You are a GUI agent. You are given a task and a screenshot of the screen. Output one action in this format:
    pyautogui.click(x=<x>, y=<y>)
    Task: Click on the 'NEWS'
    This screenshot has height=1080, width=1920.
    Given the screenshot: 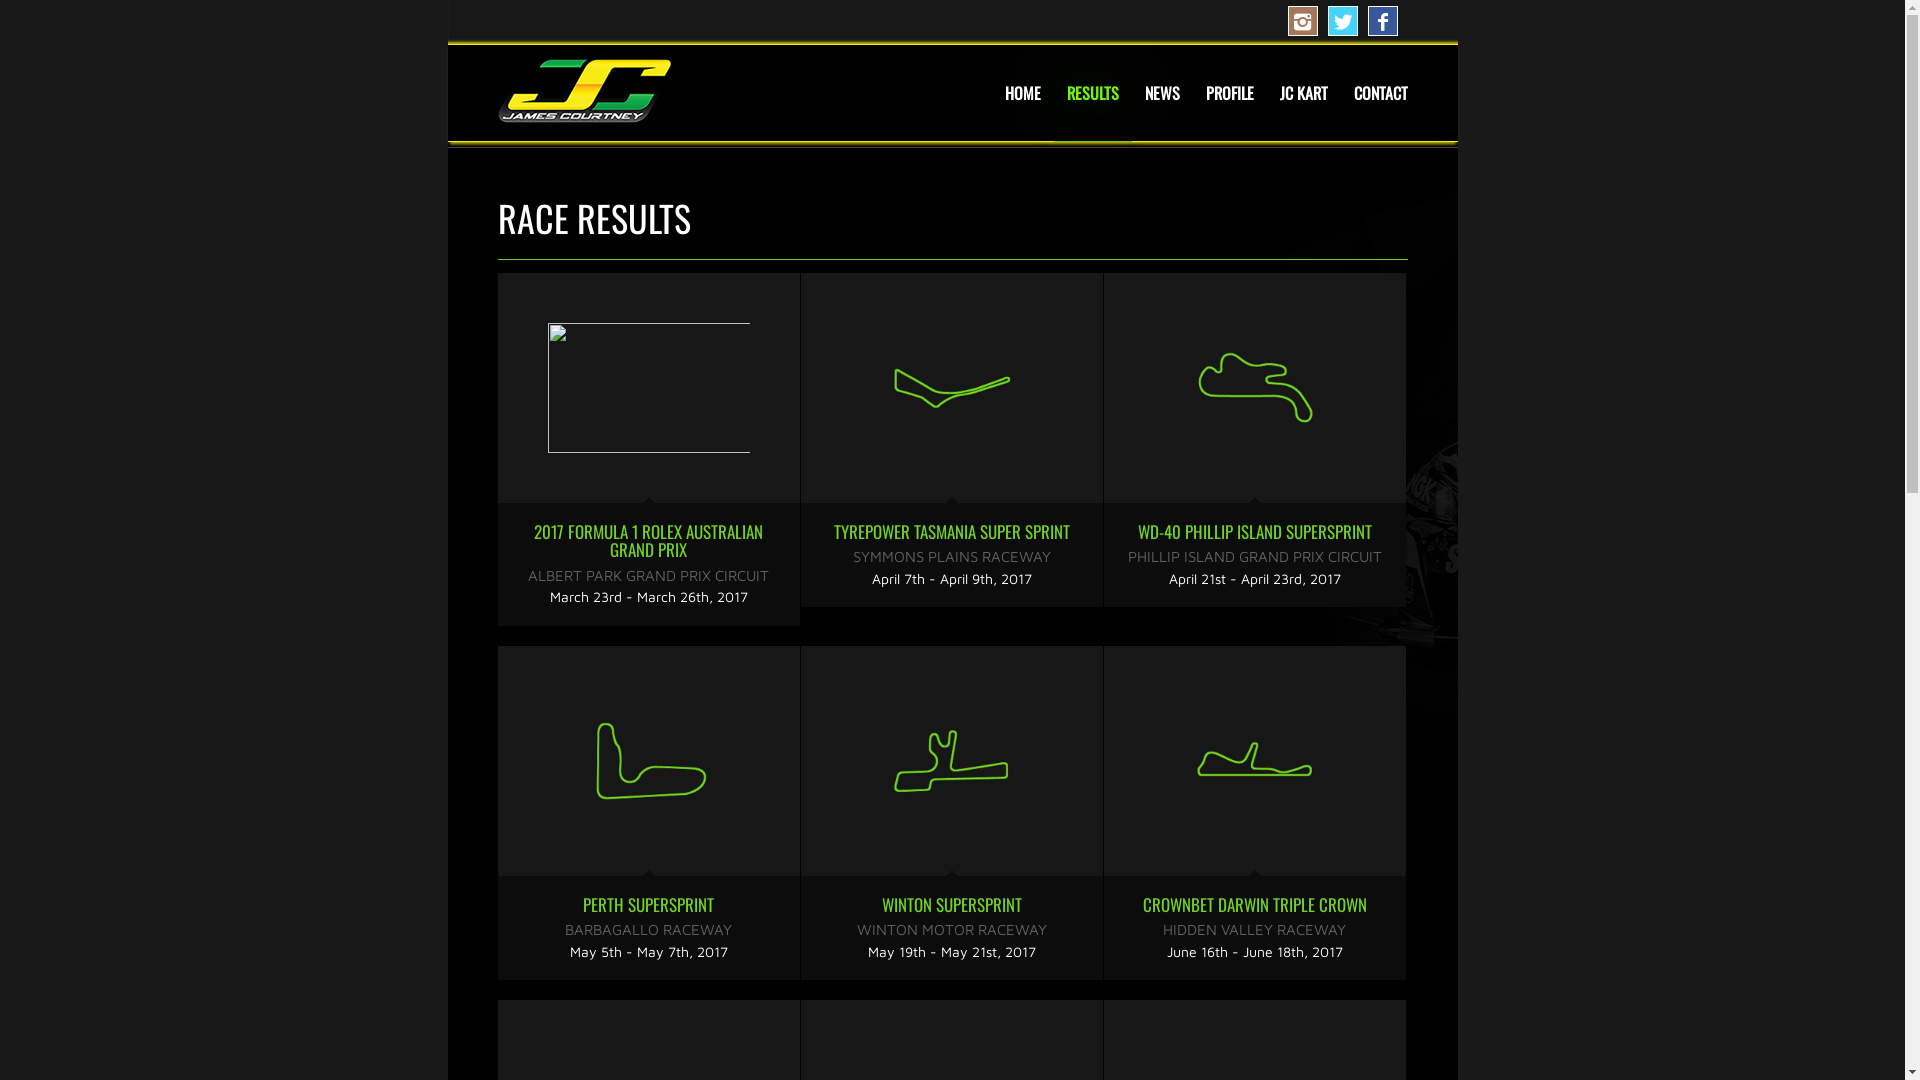 What is the action you would take?
    pyautogui.click(x=1162, y=92)
    